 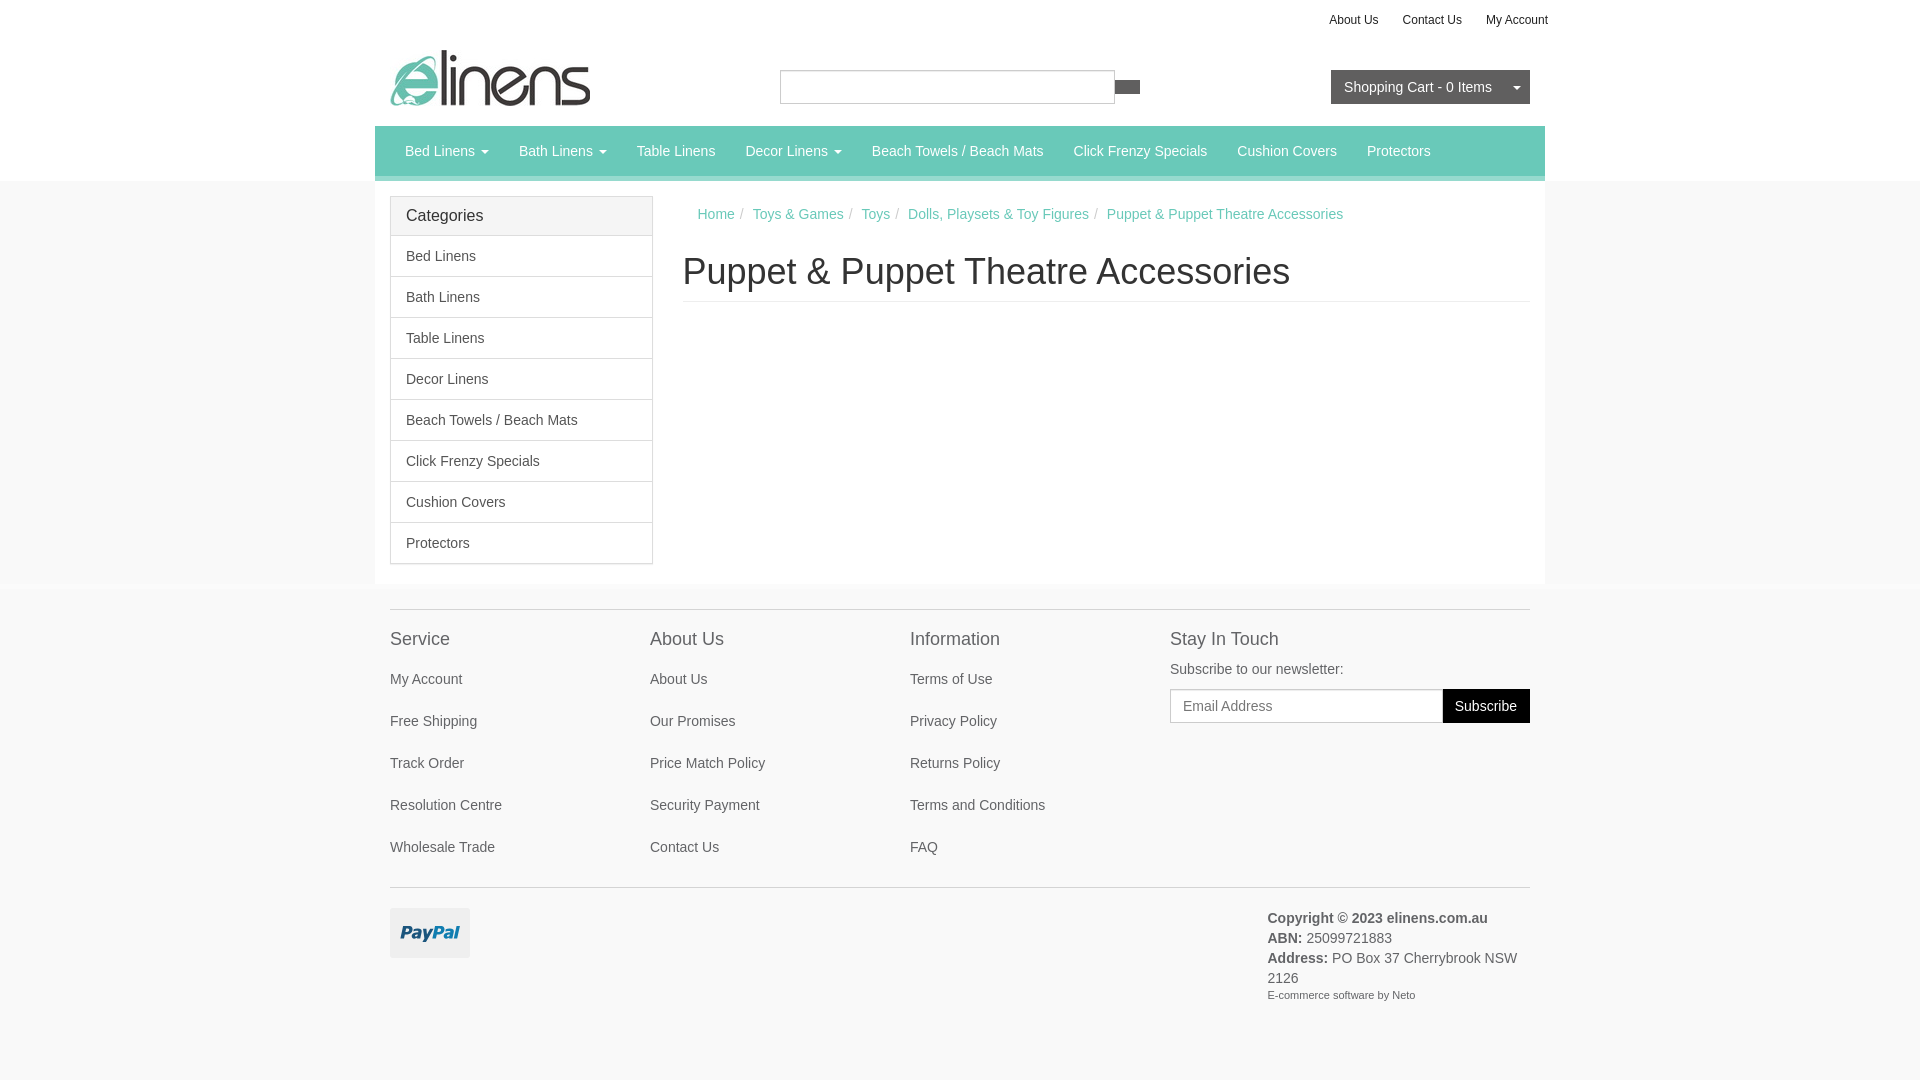 What do you see at coordinates (374, 677) in the screenshot?
I see `'My Account'` at bounding box center [374, 677].